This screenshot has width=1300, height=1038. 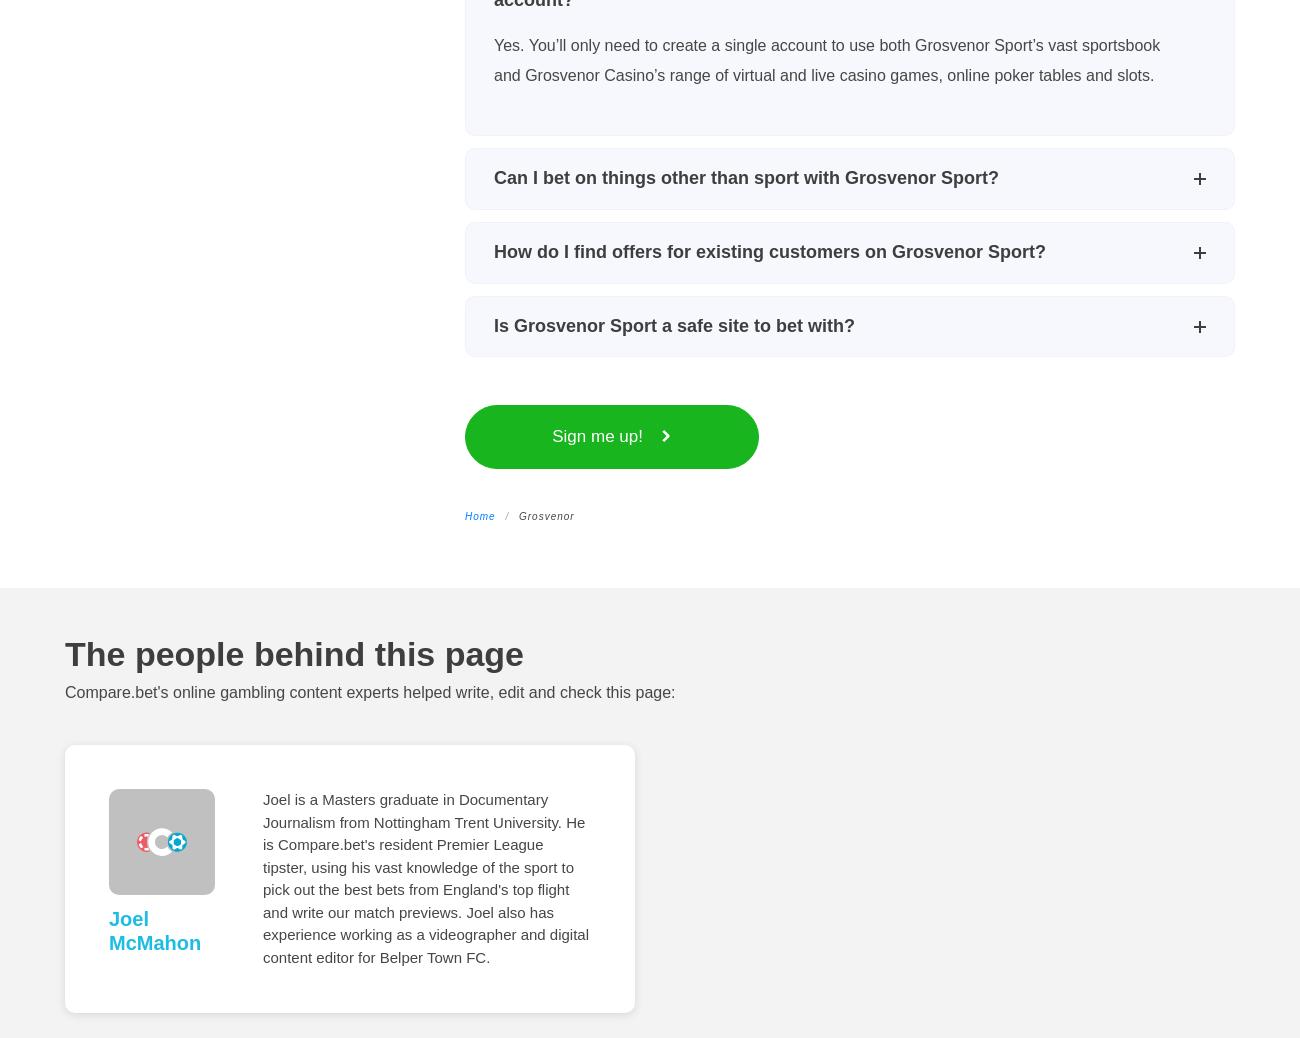 I want to click on 'Joel McMahon', so click(x=153, y=930).